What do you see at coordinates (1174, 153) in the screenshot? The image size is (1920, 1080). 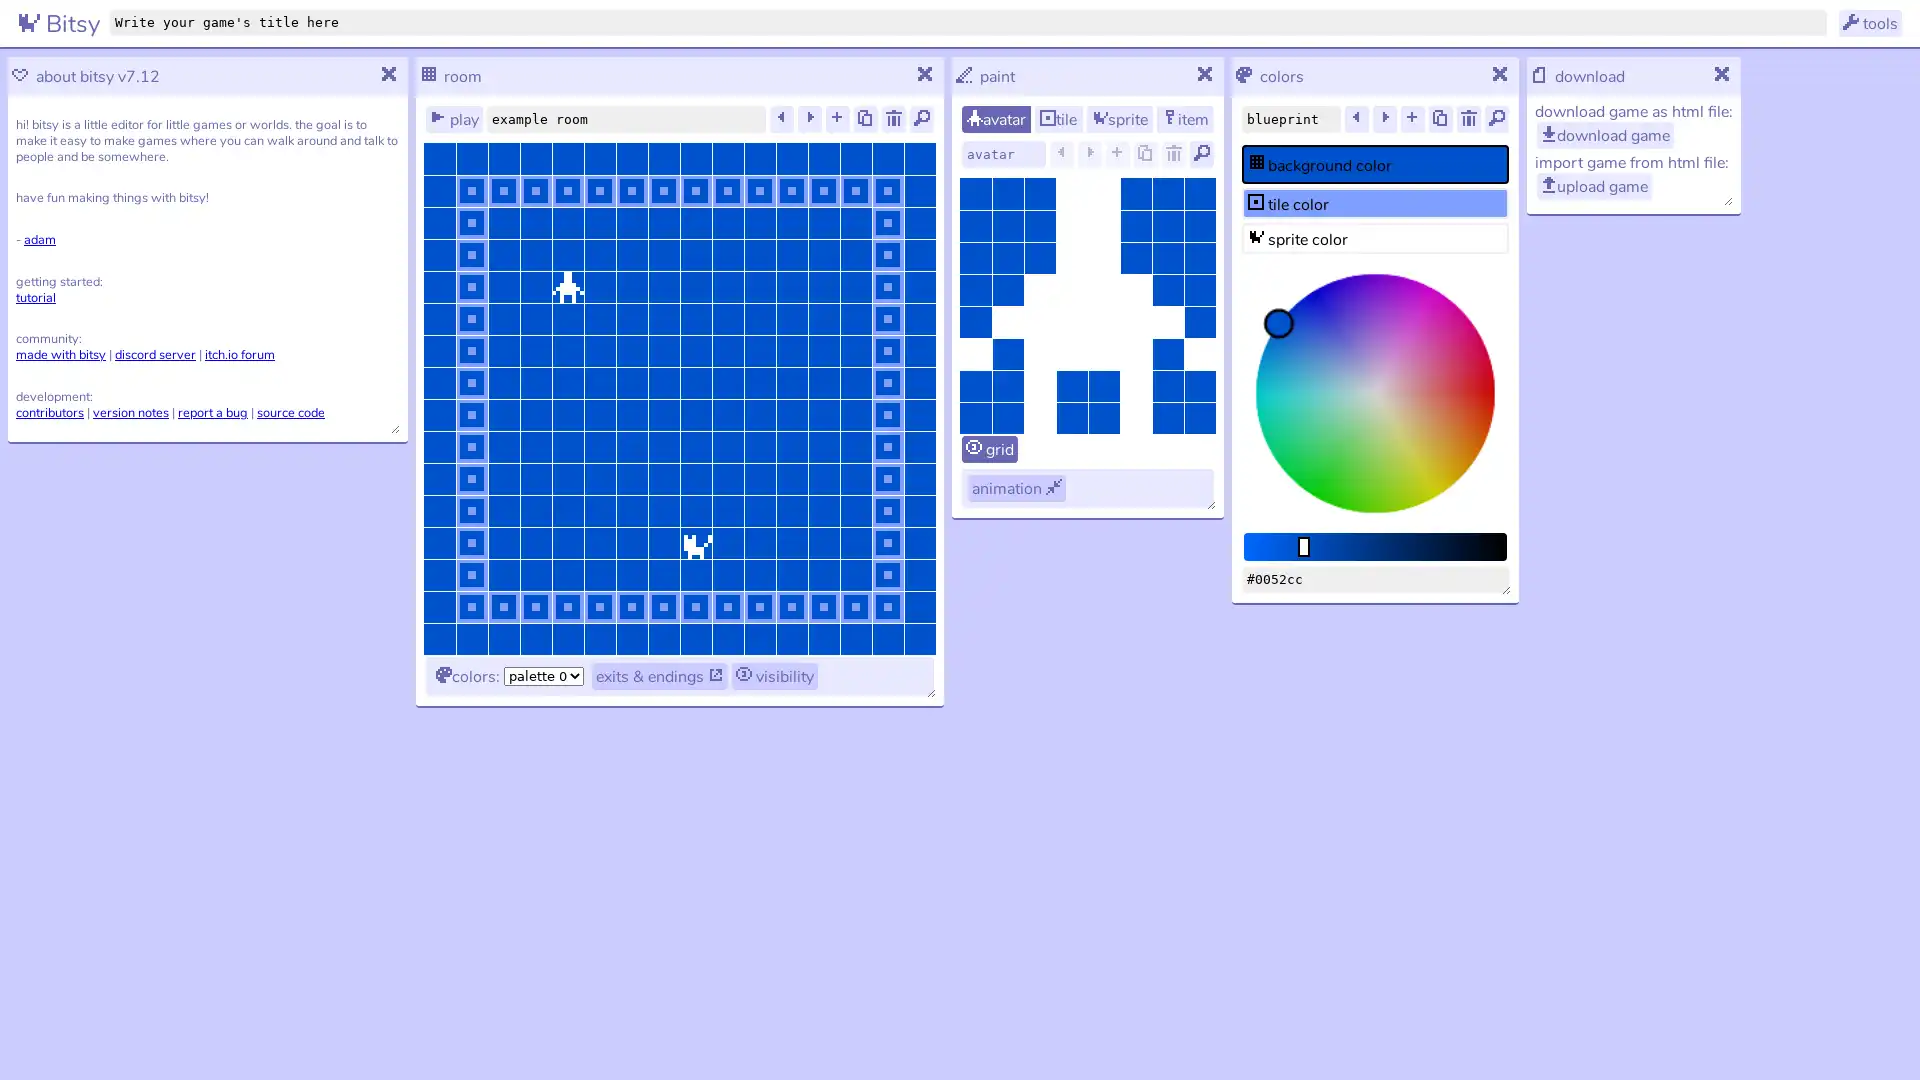 I see `delete drawing` at bounding box center [1174, 153].